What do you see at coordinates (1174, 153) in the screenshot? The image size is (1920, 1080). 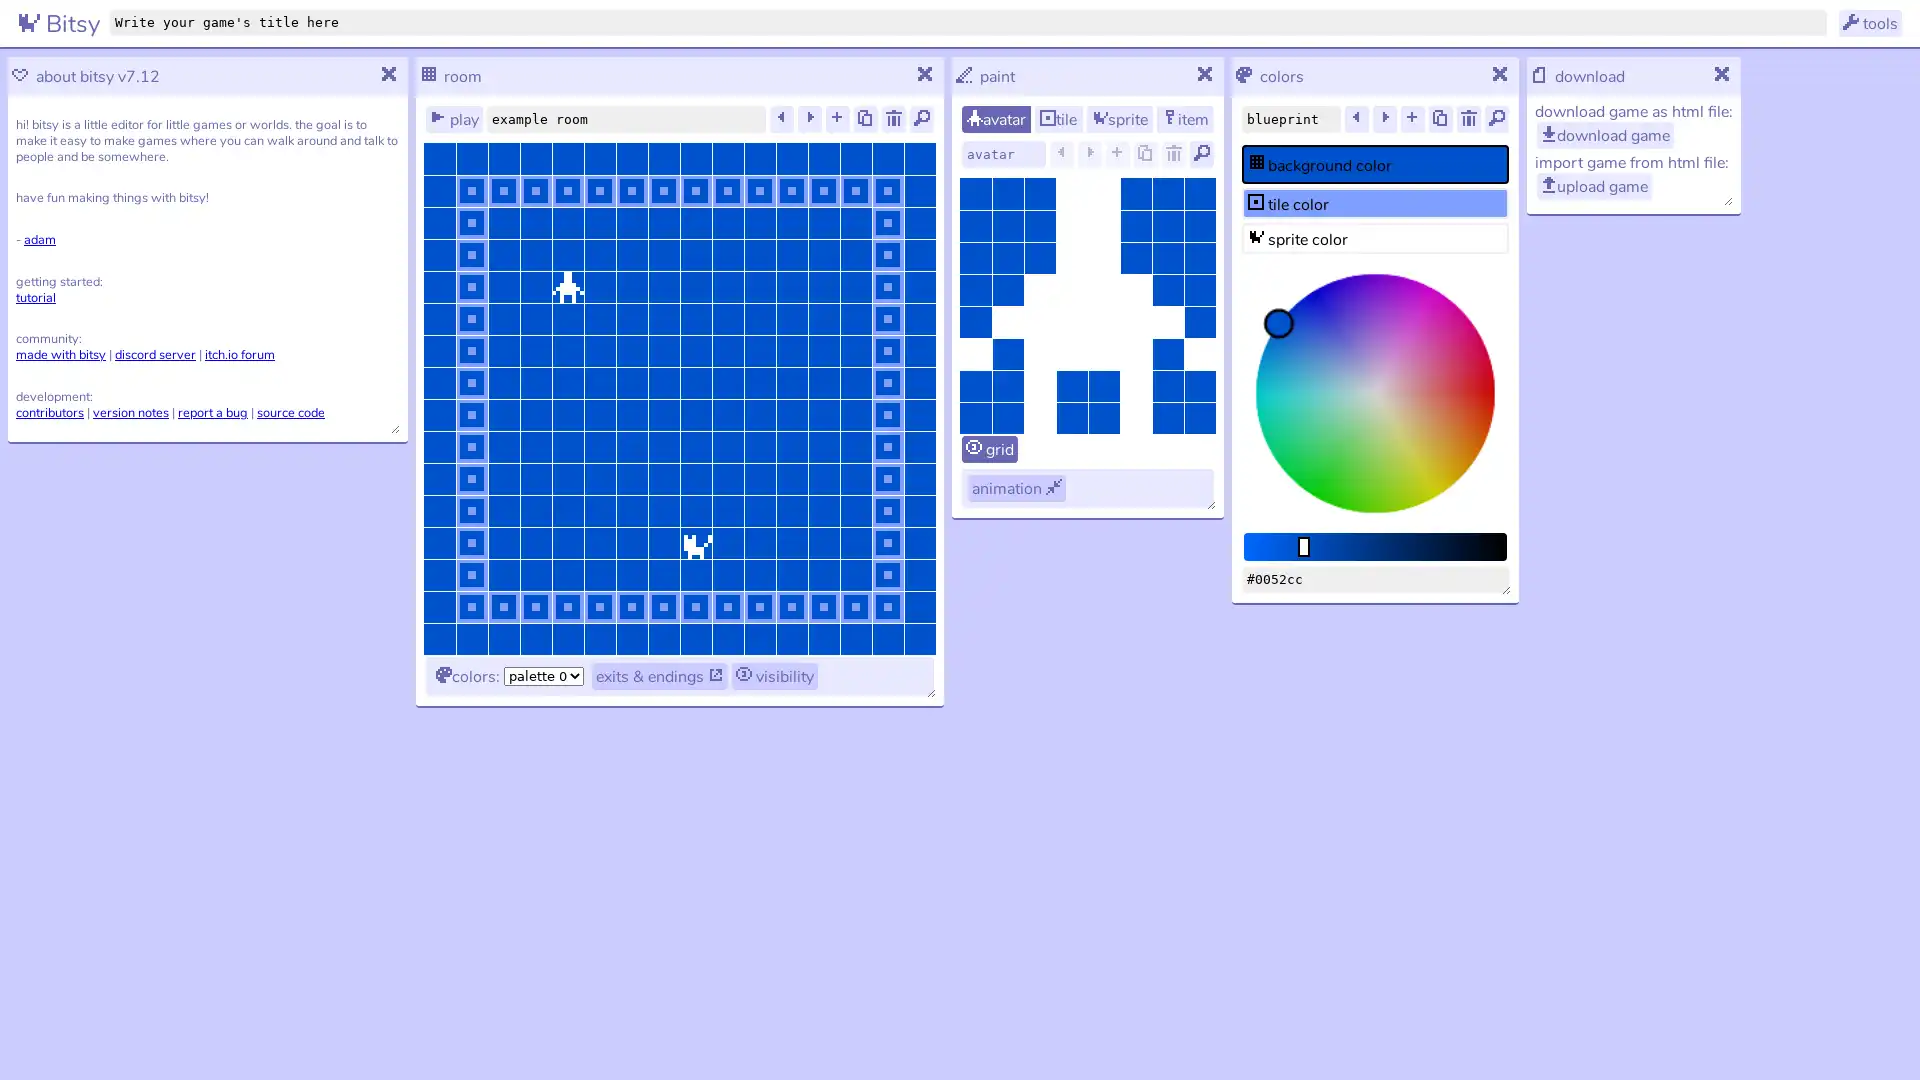 I see `delete drawing` at bounding box center [1174, 153].